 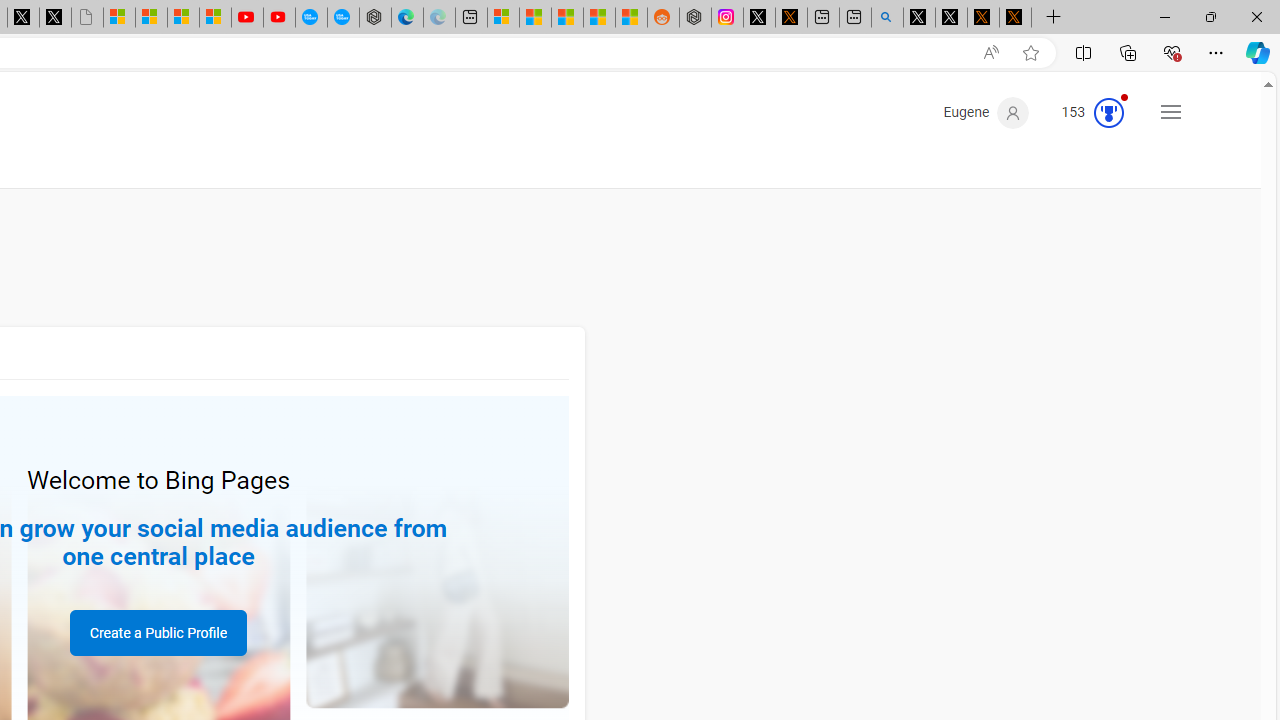 What do you see at coordinates (343, 17) in the screenshot?
I see `'The most popular Google '` at bounding box center [343, 17].